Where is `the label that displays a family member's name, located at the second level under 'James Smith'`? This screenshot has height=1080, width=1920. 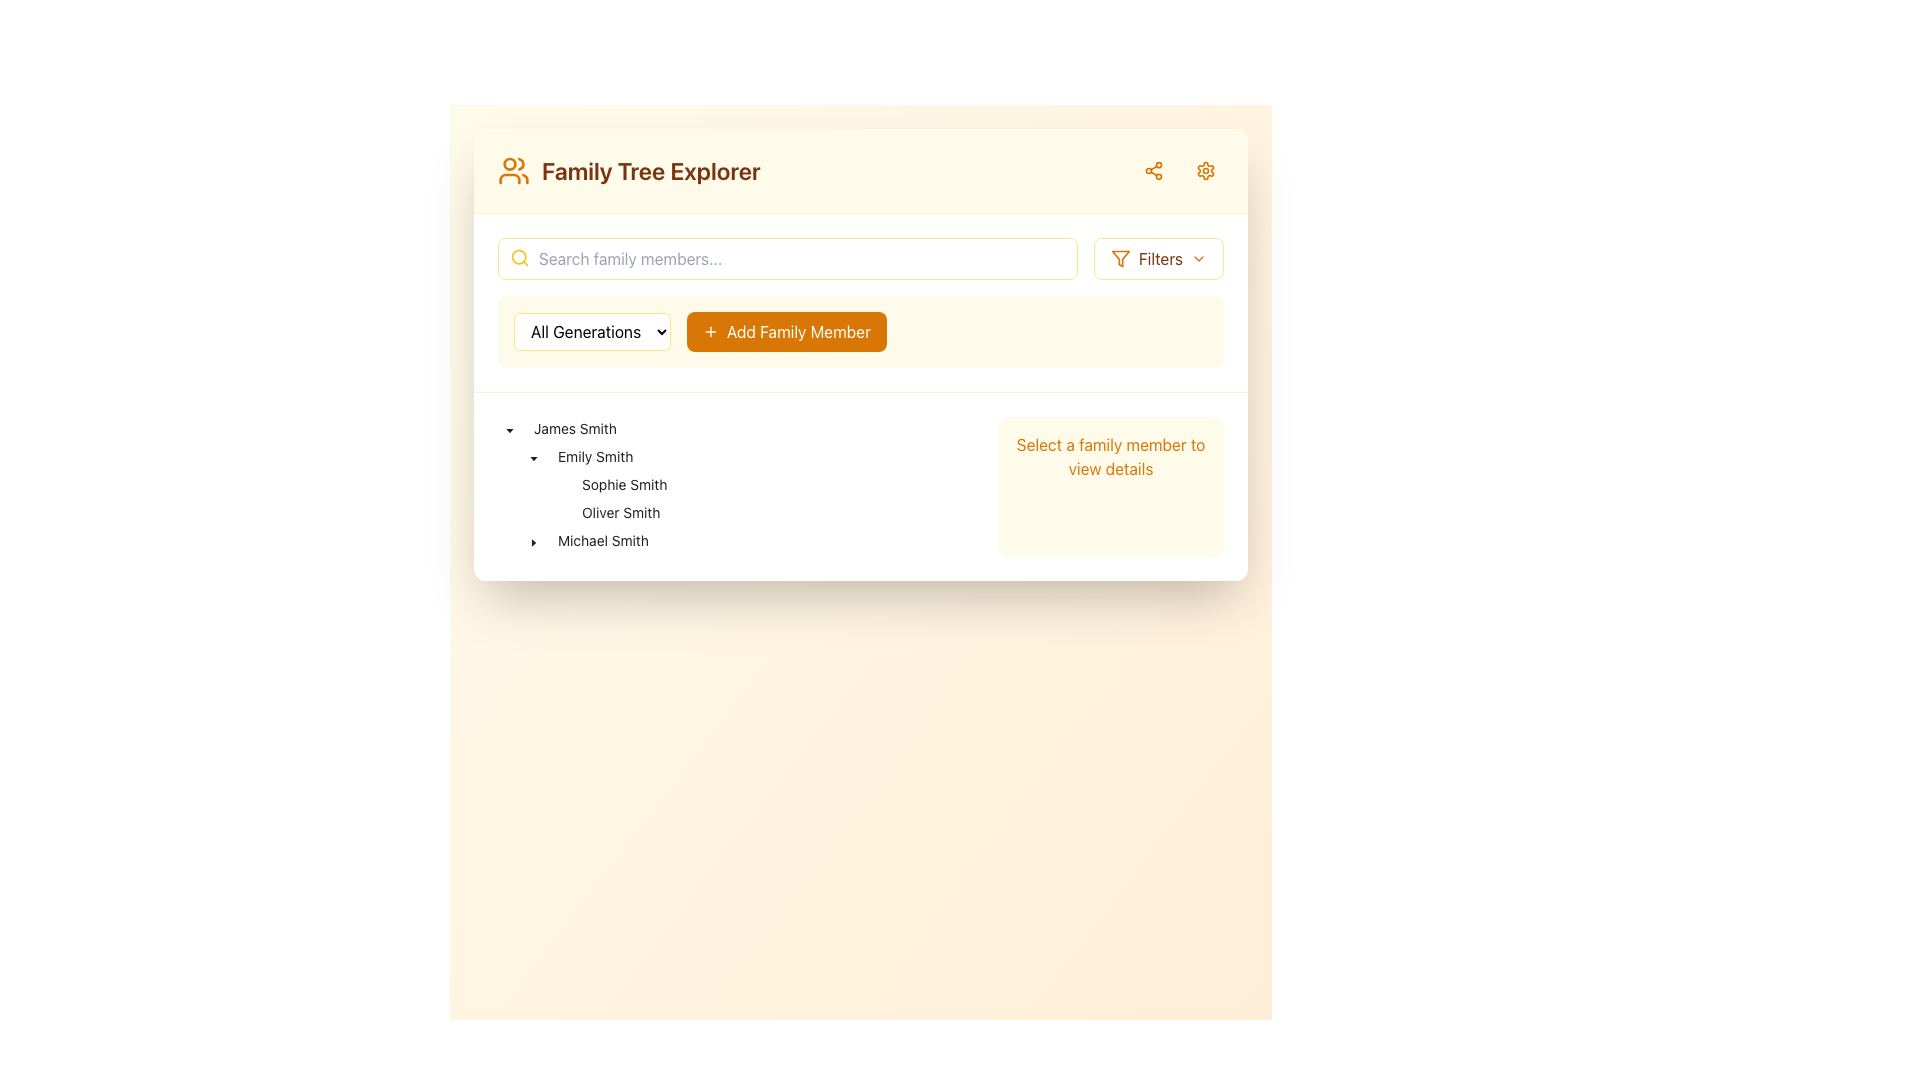
the label that displays a family member's name, located at the second level under 'James Smith' is located at coordinates (594, 456).